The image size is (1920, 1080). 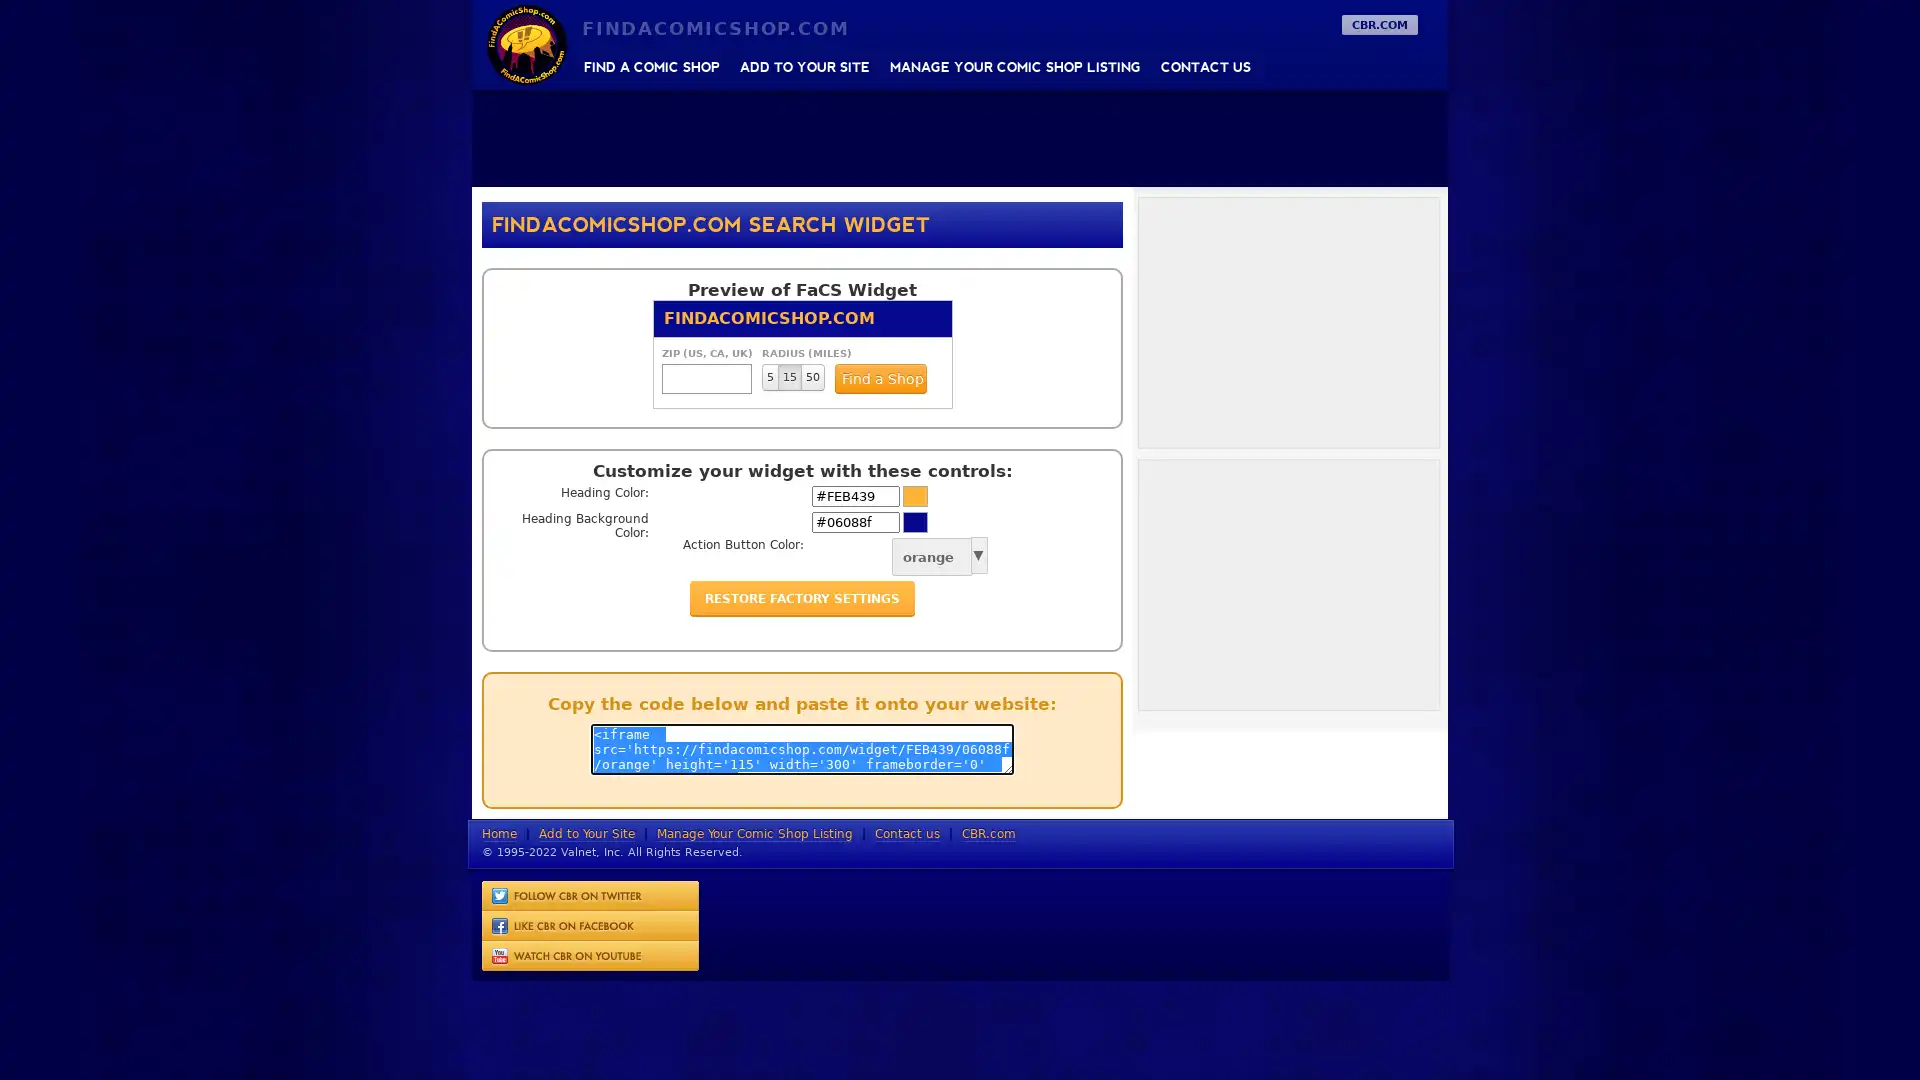 What do you see at coordinates (802, 597) in the screenshot?
I see `RESTORE FACTORY SETTINGS` at bounding box center [802, 597].